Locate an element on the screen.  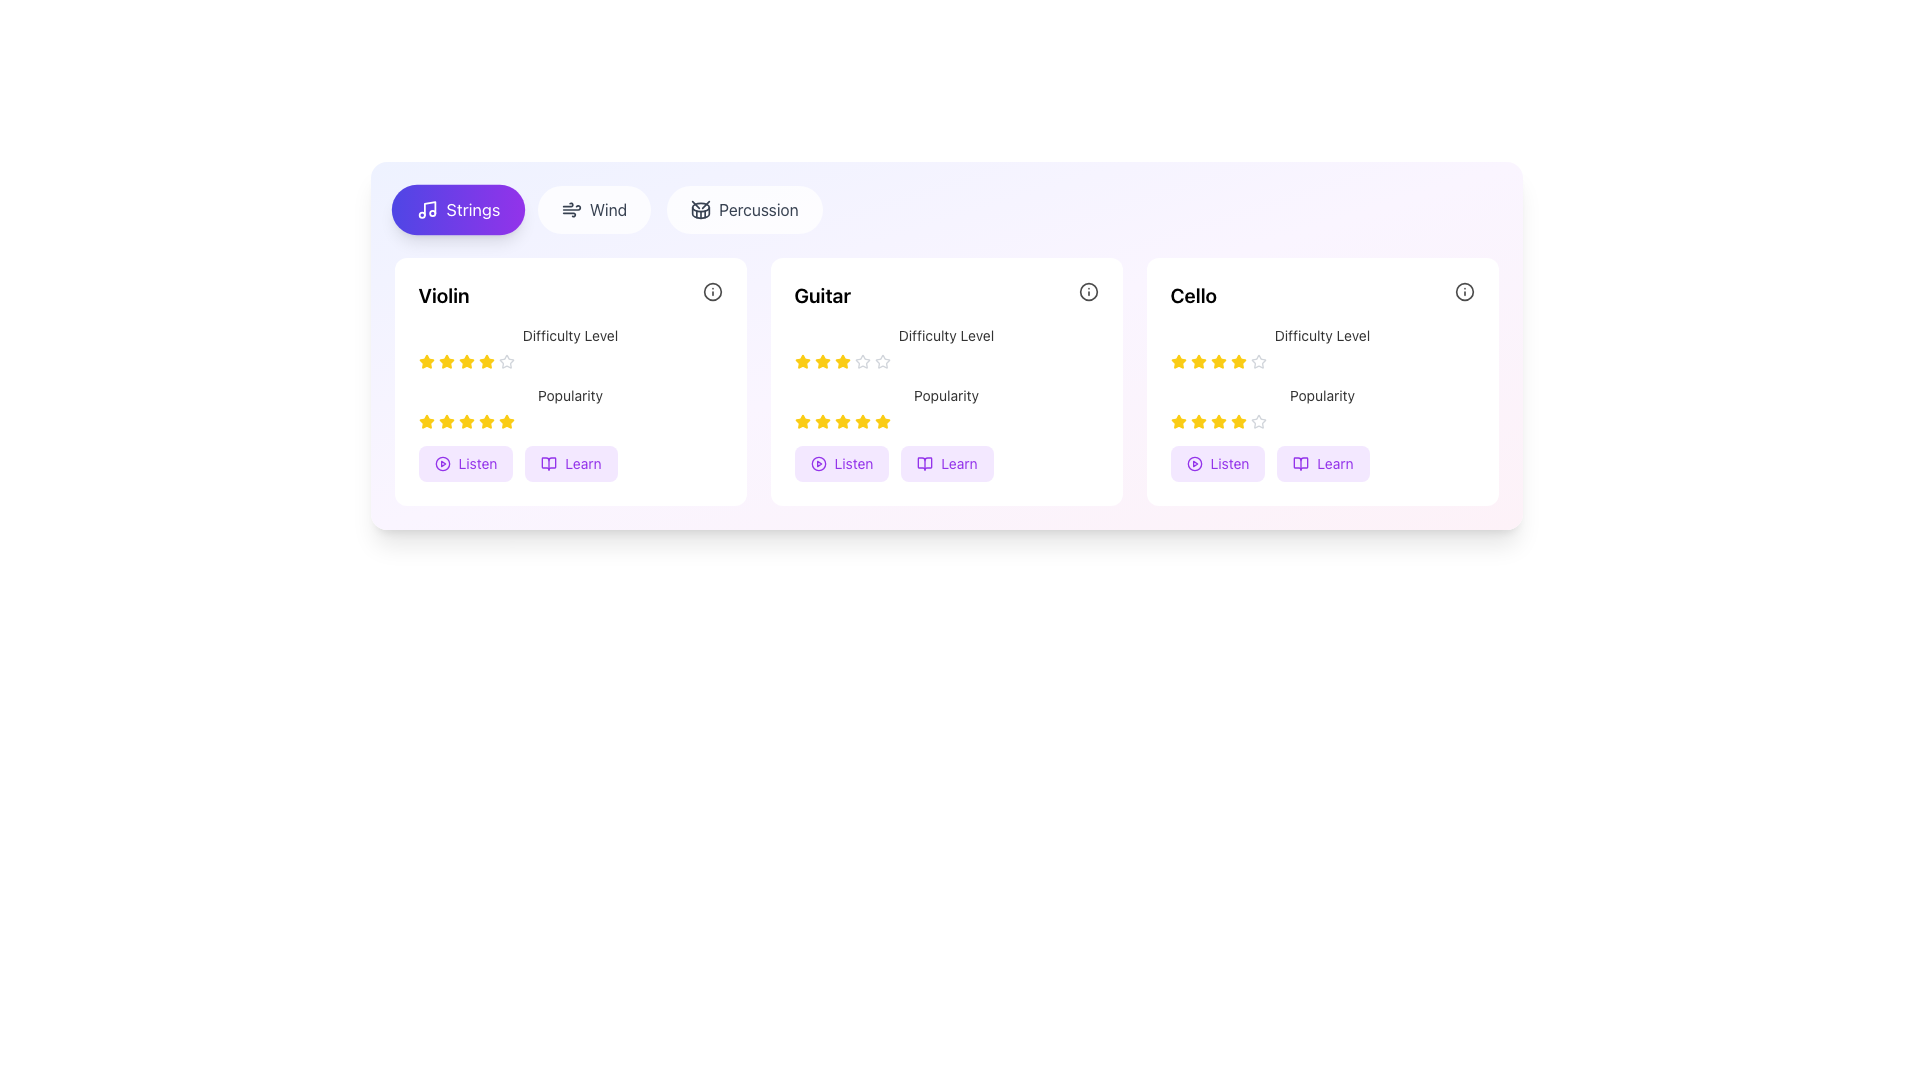
the 'Learn' button which contains an open book icon styled in light purple, located at the bottom of the first card in a grid layout of musical instrument cards is located at coordinates (549, 463).